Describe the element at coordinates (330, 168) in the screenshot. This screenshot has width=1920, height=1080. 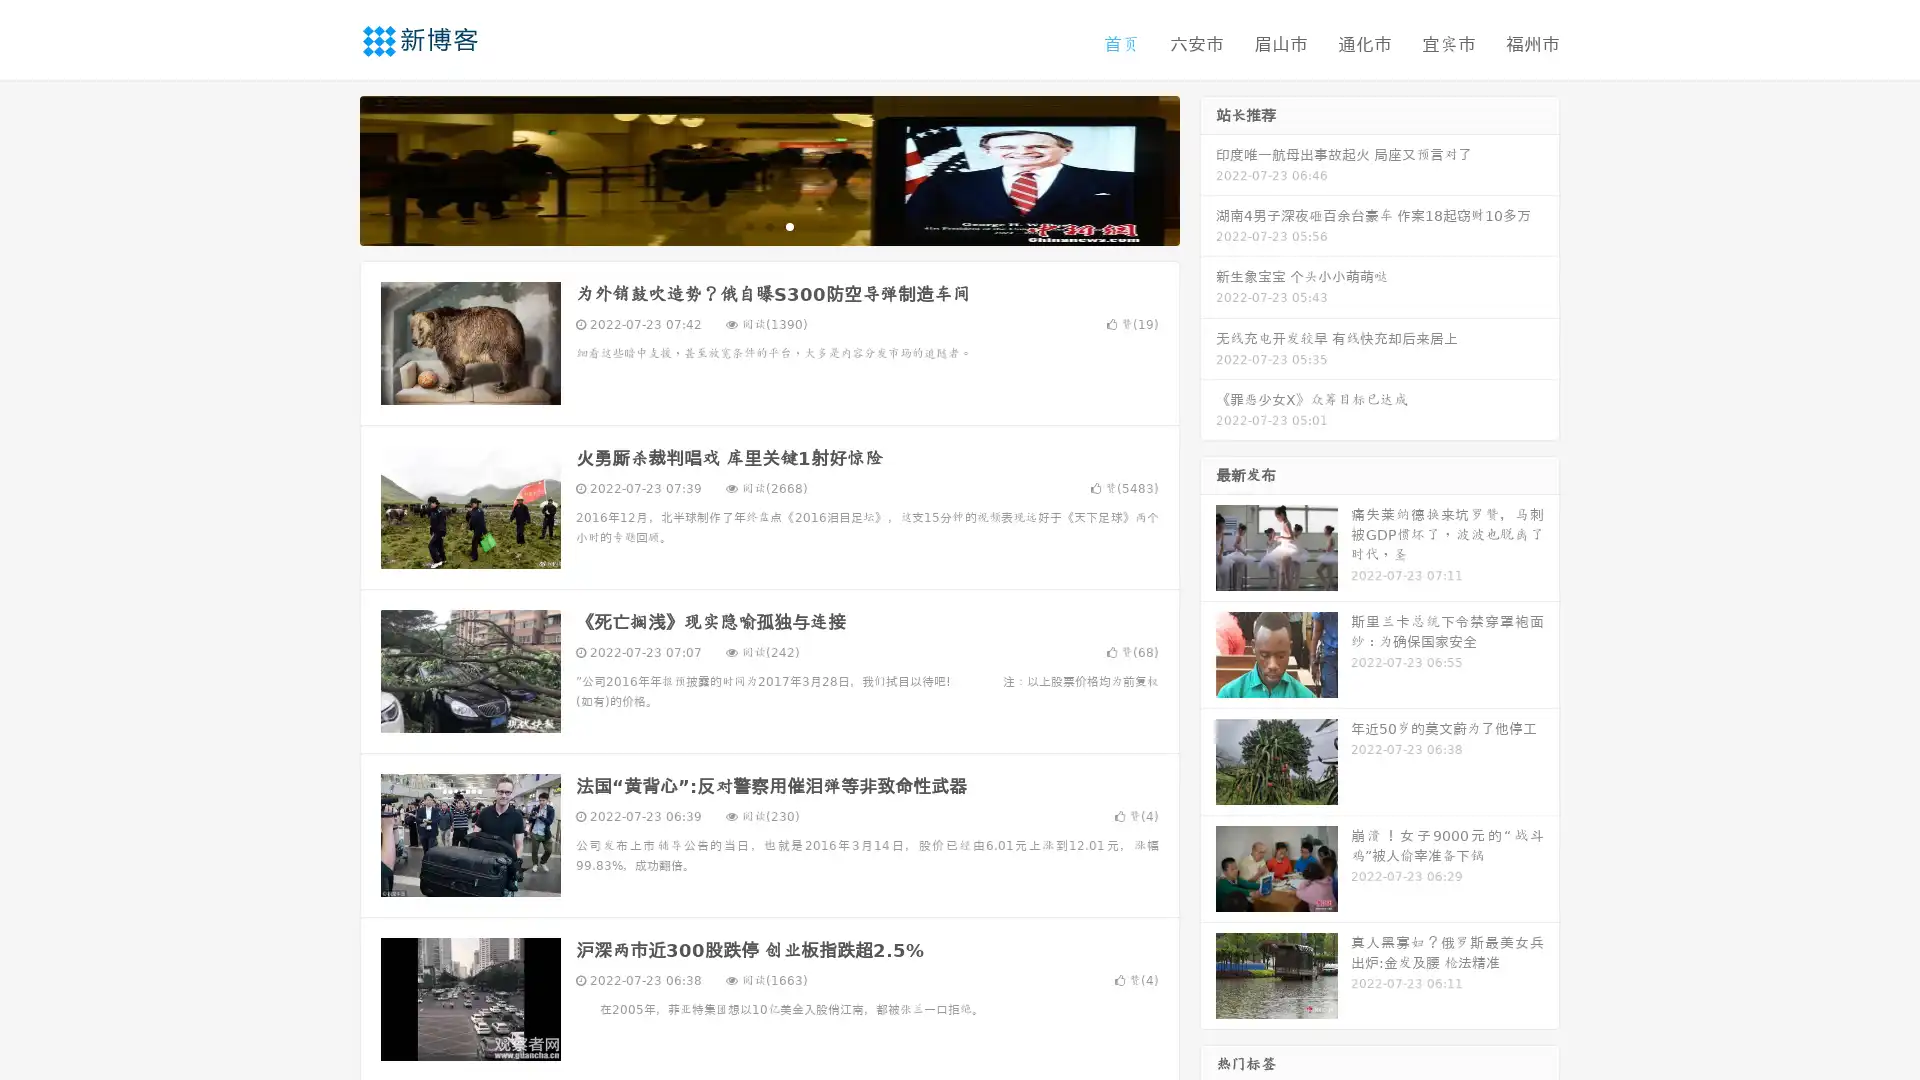
I see `Previous slide` at that location.